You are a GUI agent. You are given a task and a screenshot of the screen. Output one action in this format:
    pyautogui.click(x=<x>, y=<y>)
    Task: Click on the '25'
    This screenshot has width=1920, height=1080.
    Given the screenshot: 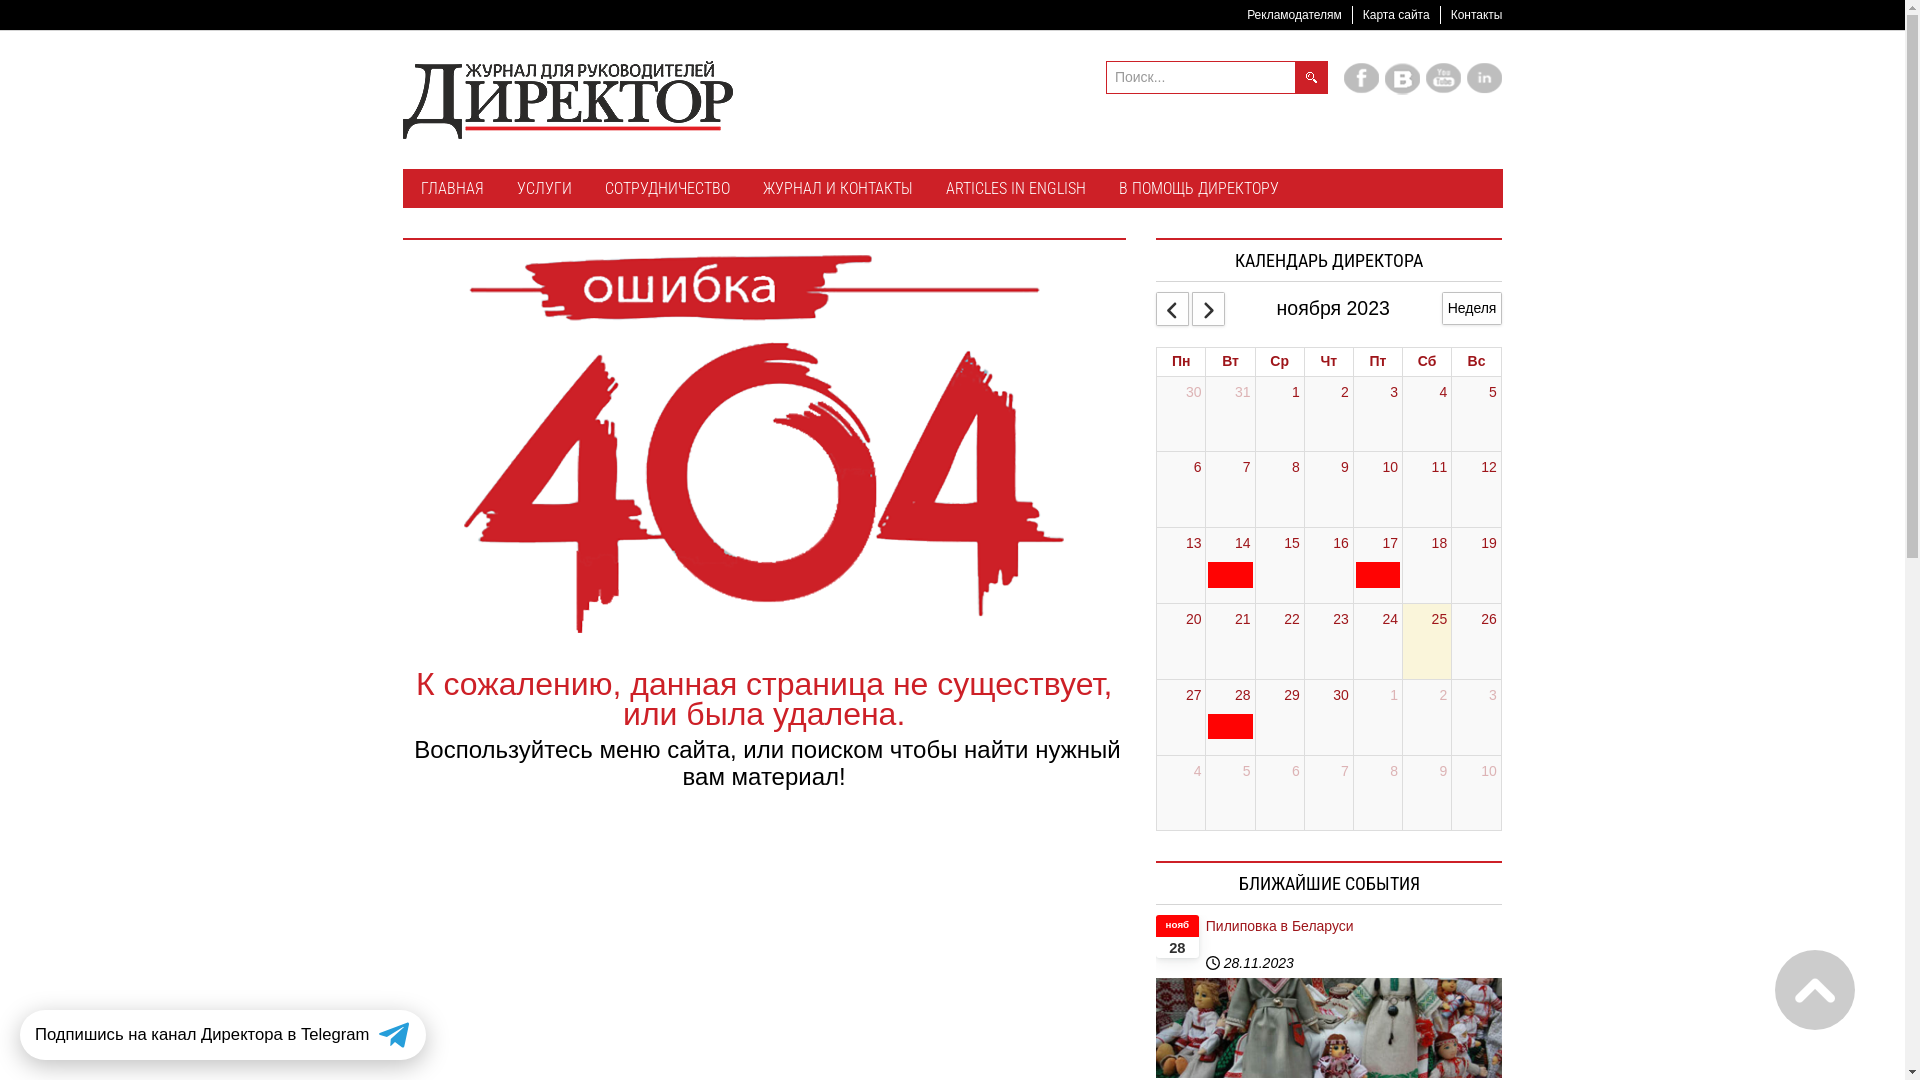 What is the action you would take?
    pyautogui.click(x=1427, y=619)
    